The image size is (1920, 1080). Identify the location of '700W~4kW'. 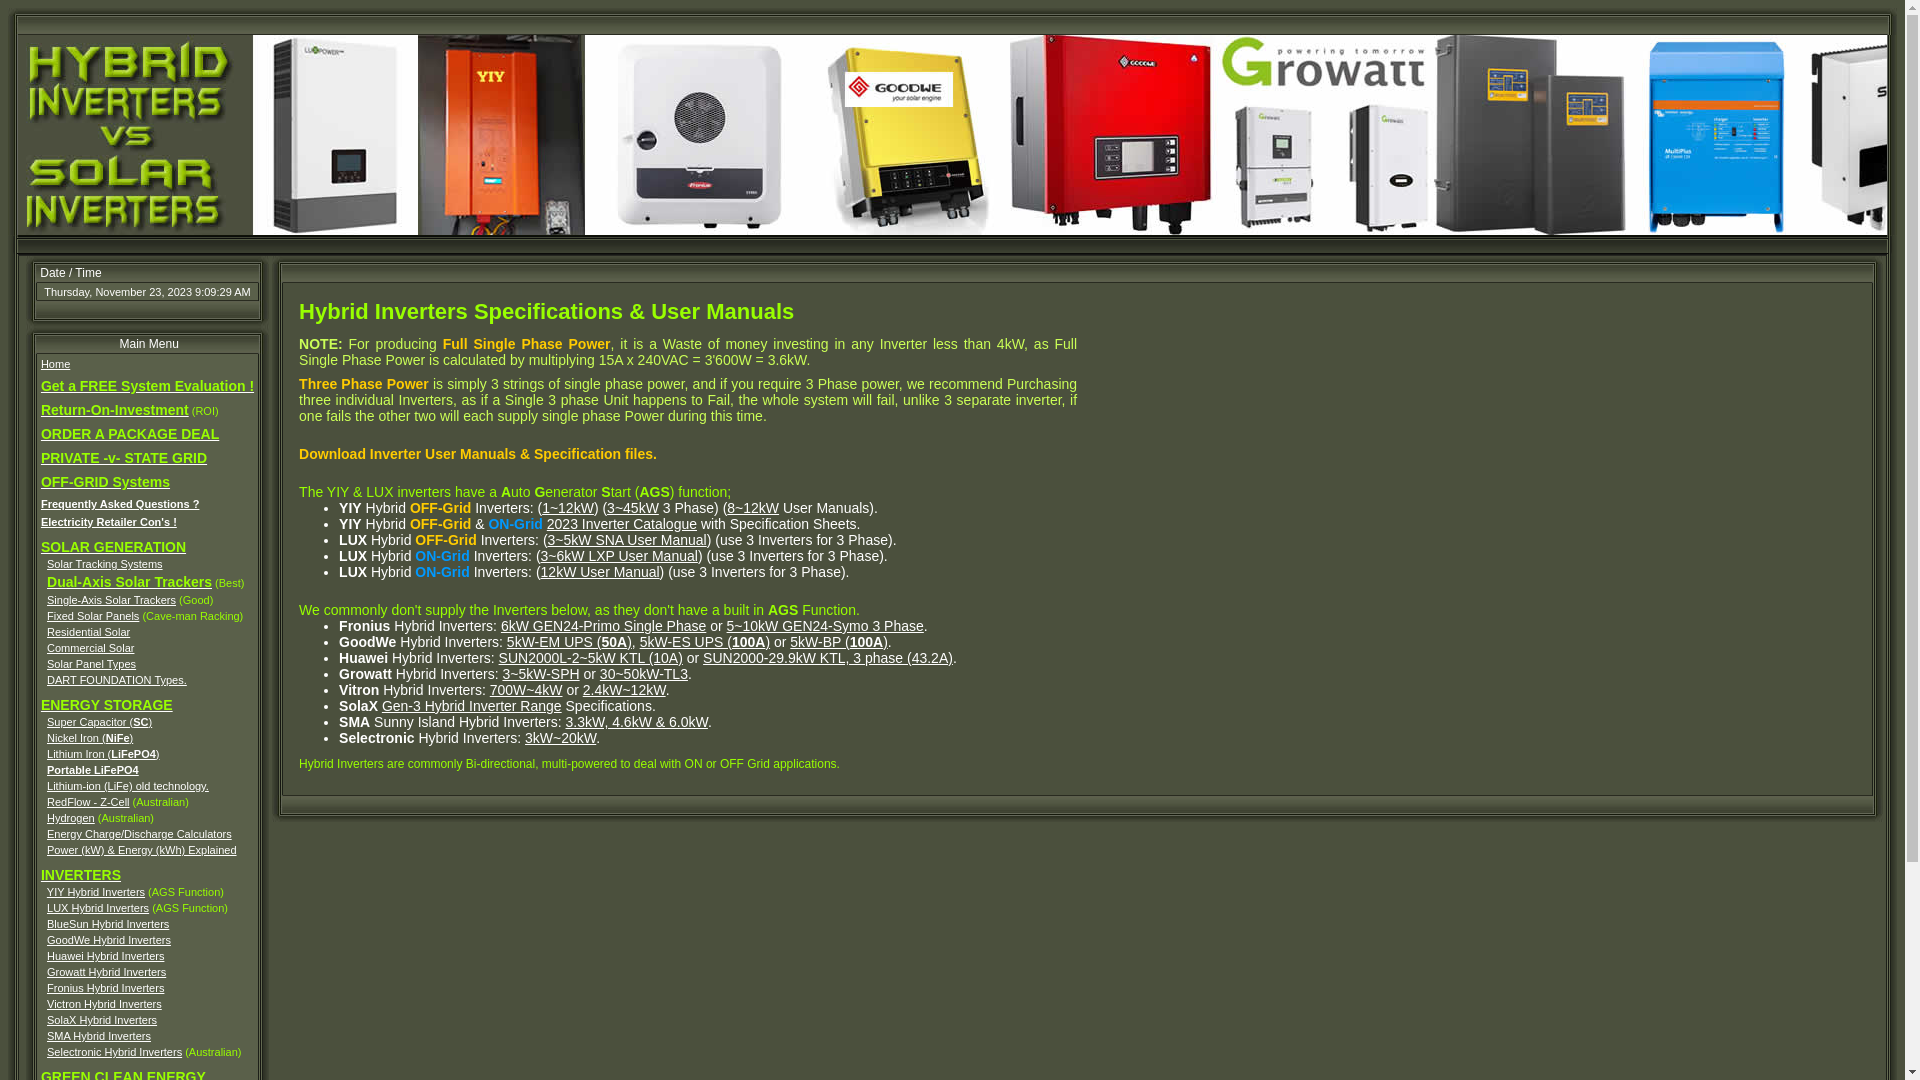
(526, 689).